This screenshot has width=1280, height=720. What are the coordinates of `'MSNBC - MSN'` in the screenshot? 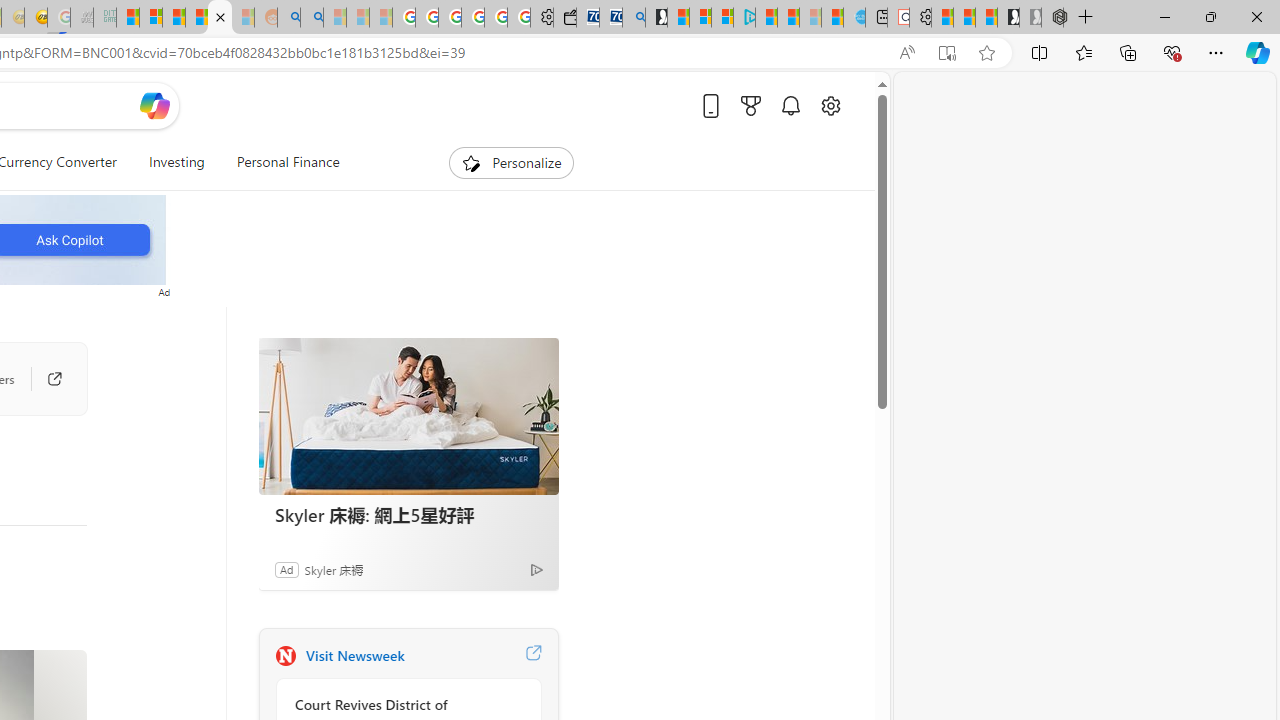 It's located at (127, 17).